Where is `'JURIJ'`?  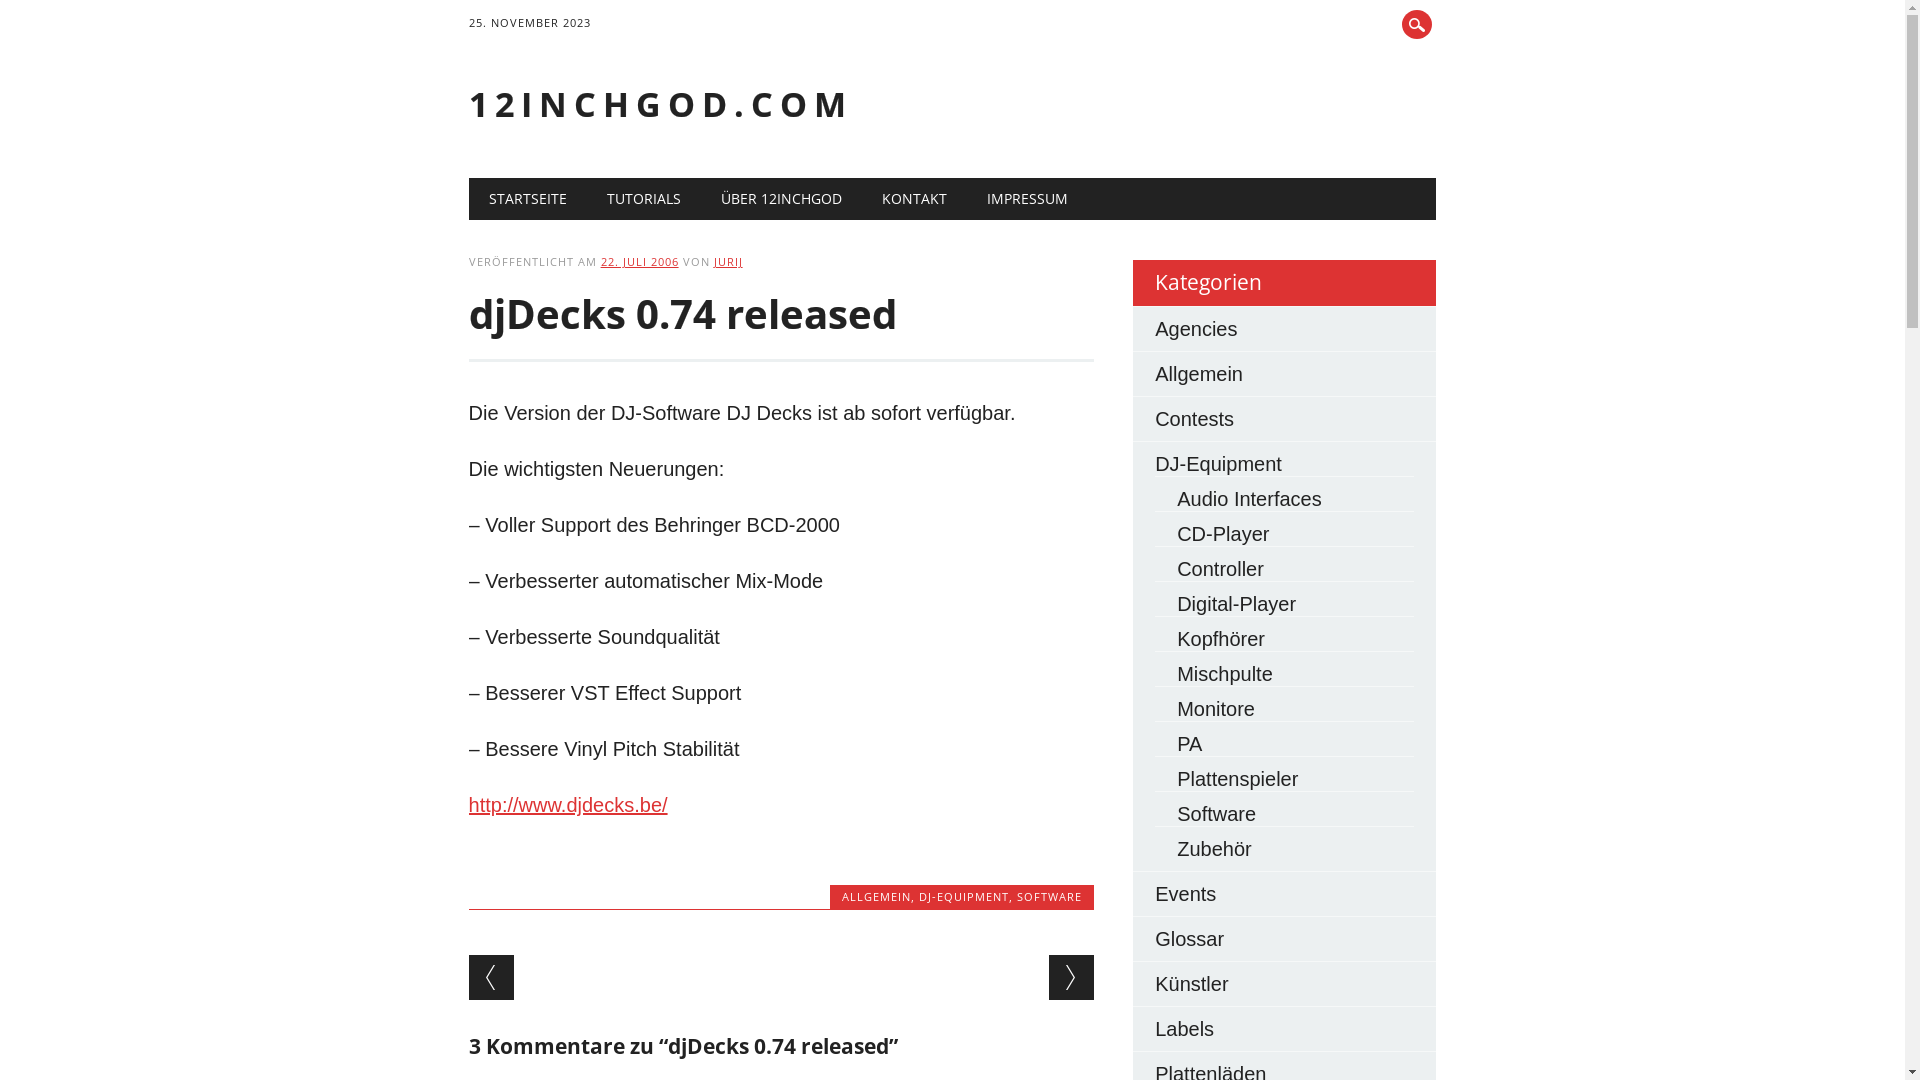
'JURIJ' is located at coordinates (727, 260).